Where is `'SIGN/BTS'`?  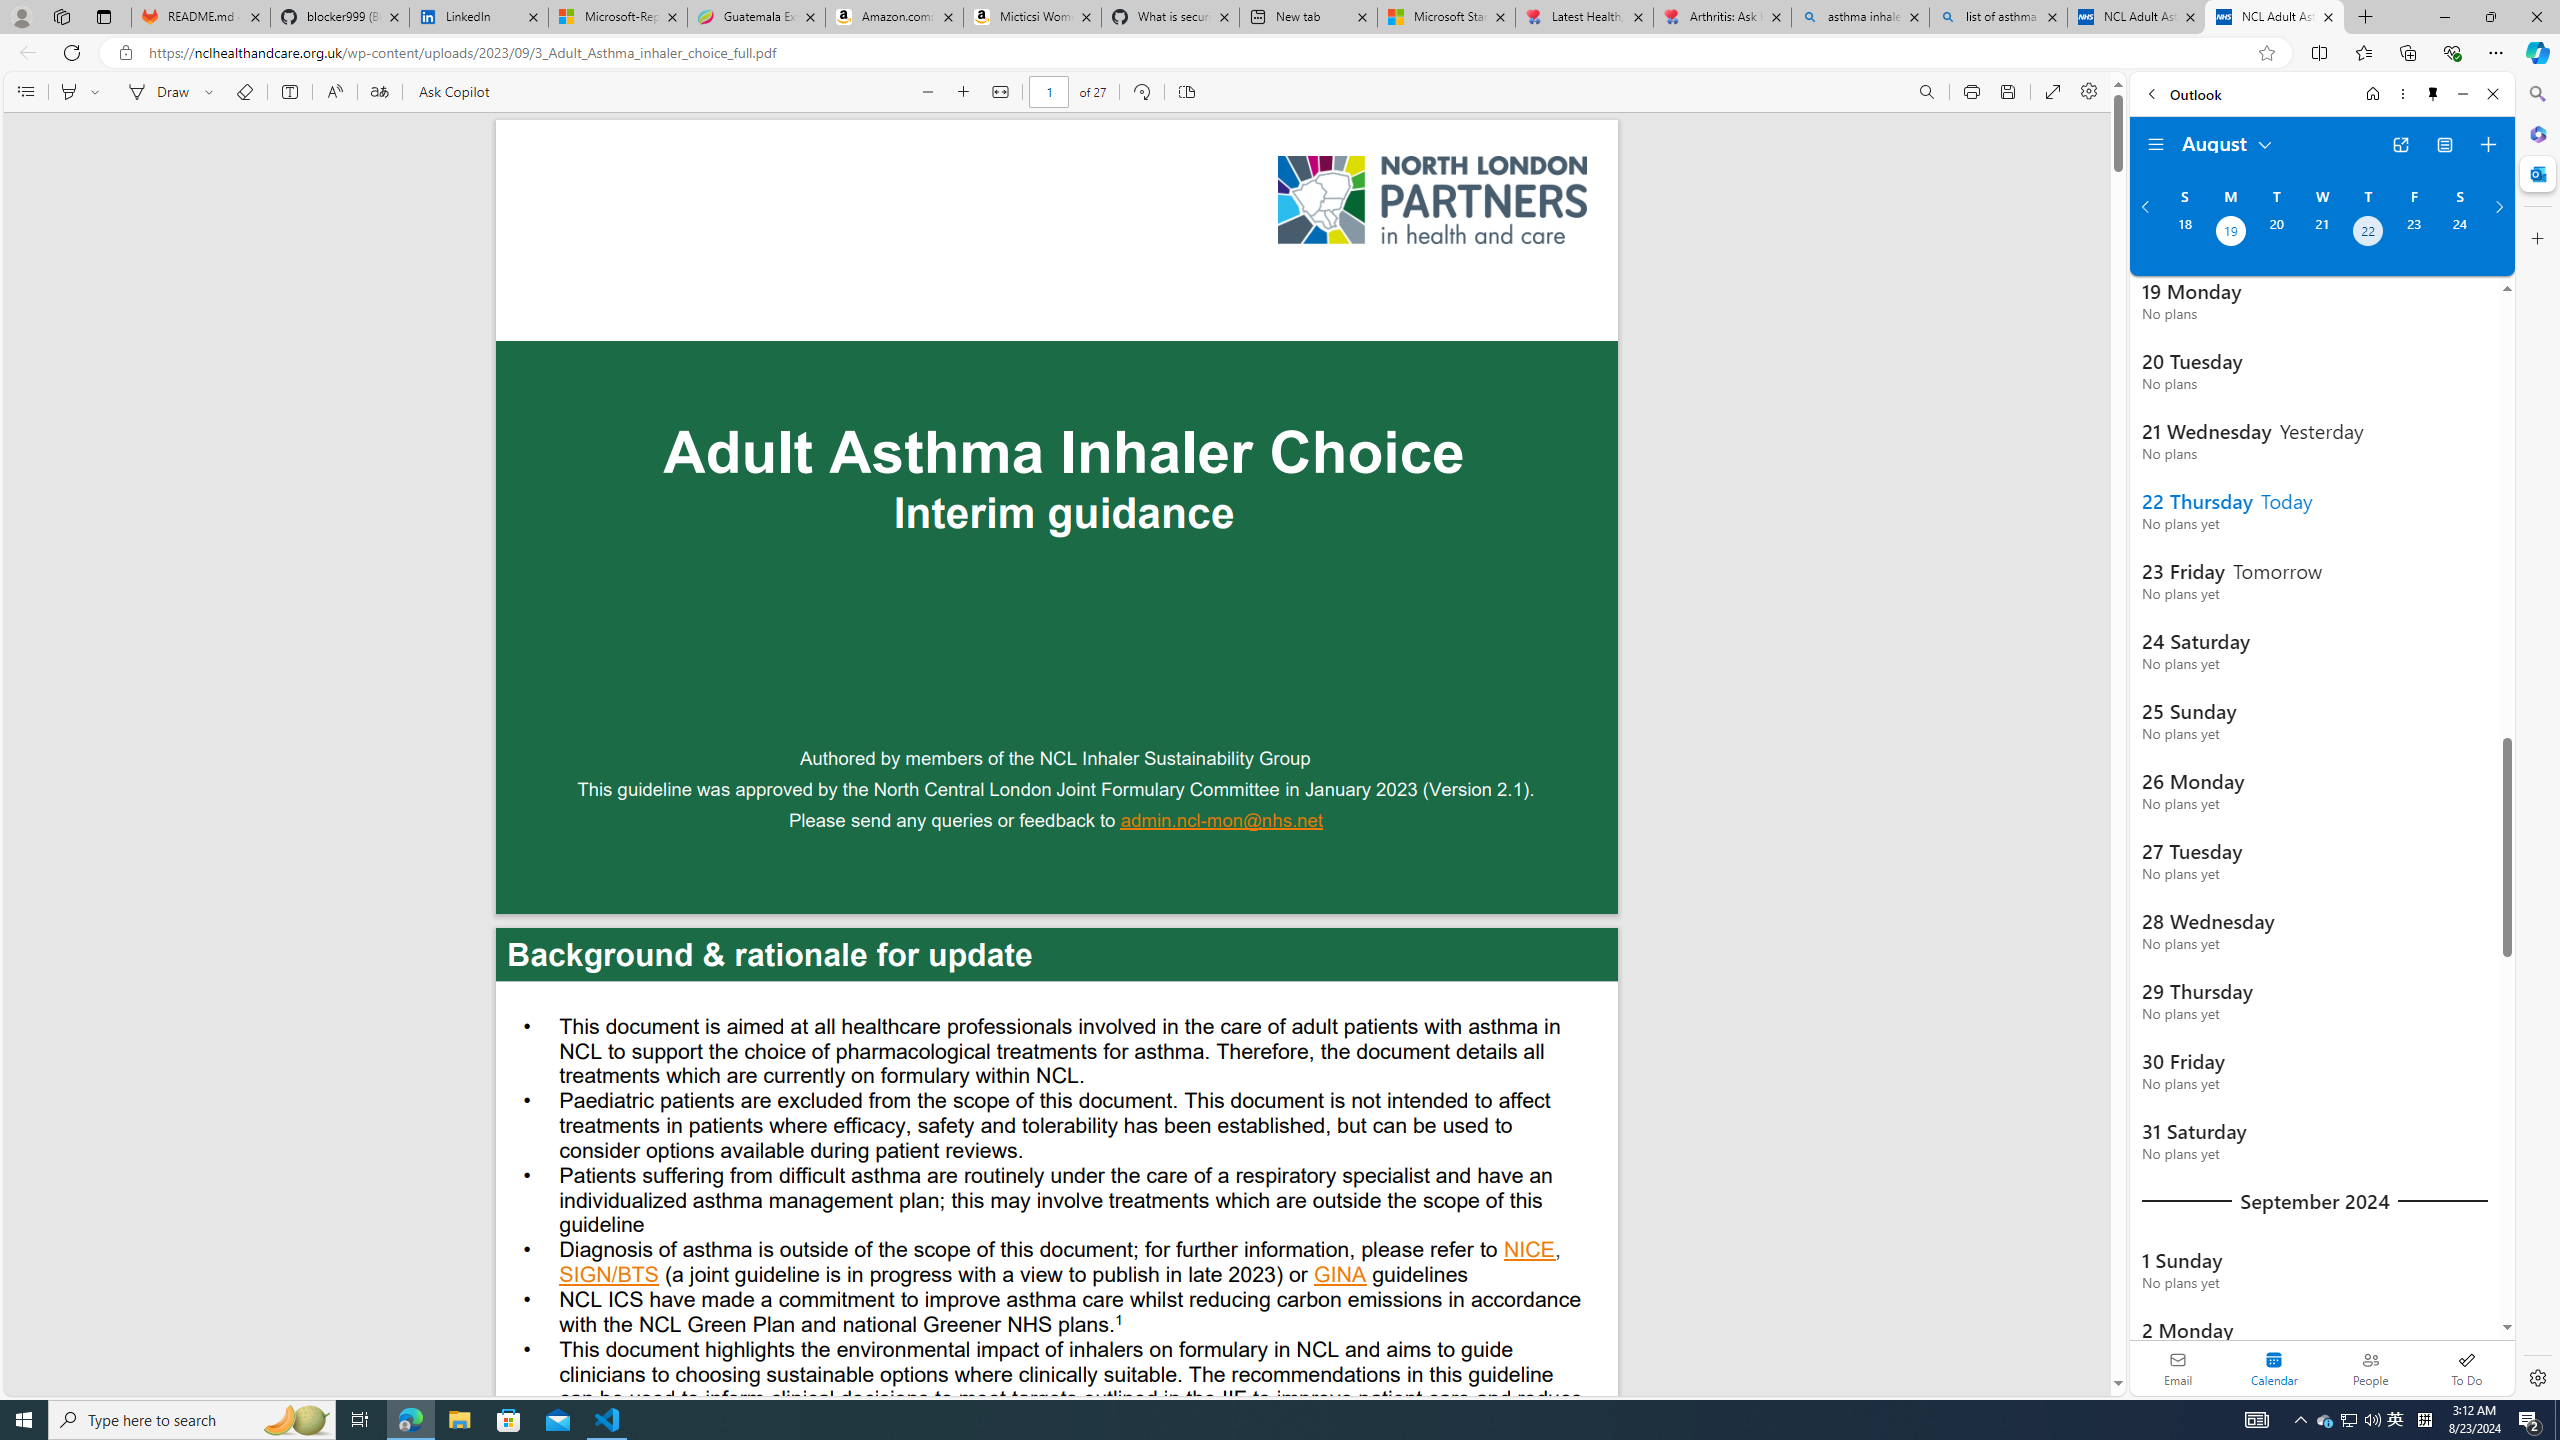
'SIGN/BTS' is located at coordinates (608, 1276).